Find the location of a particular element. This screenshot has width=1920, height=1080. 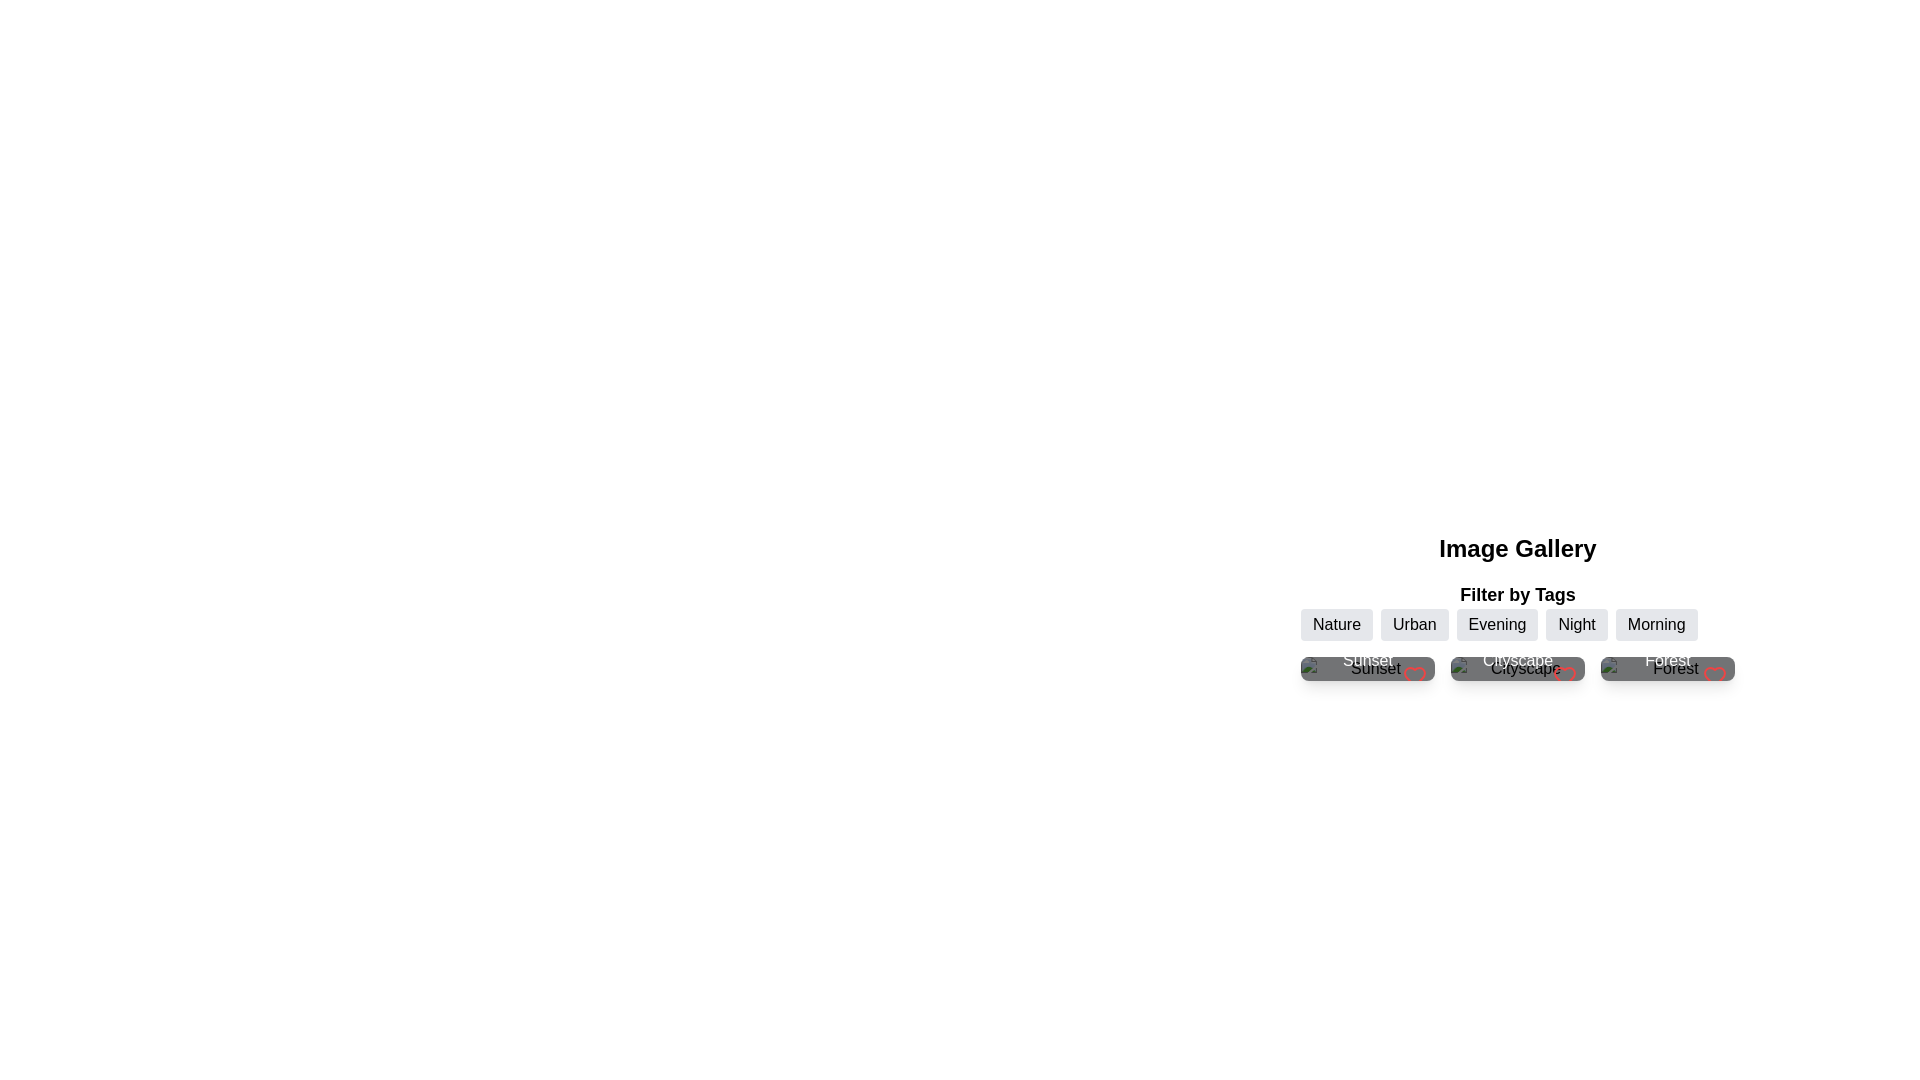

the text label displaying the title 'Forest' located at the bottom of the last image card in the 'Image Gallery' section is located at coordinates (1668, 660).